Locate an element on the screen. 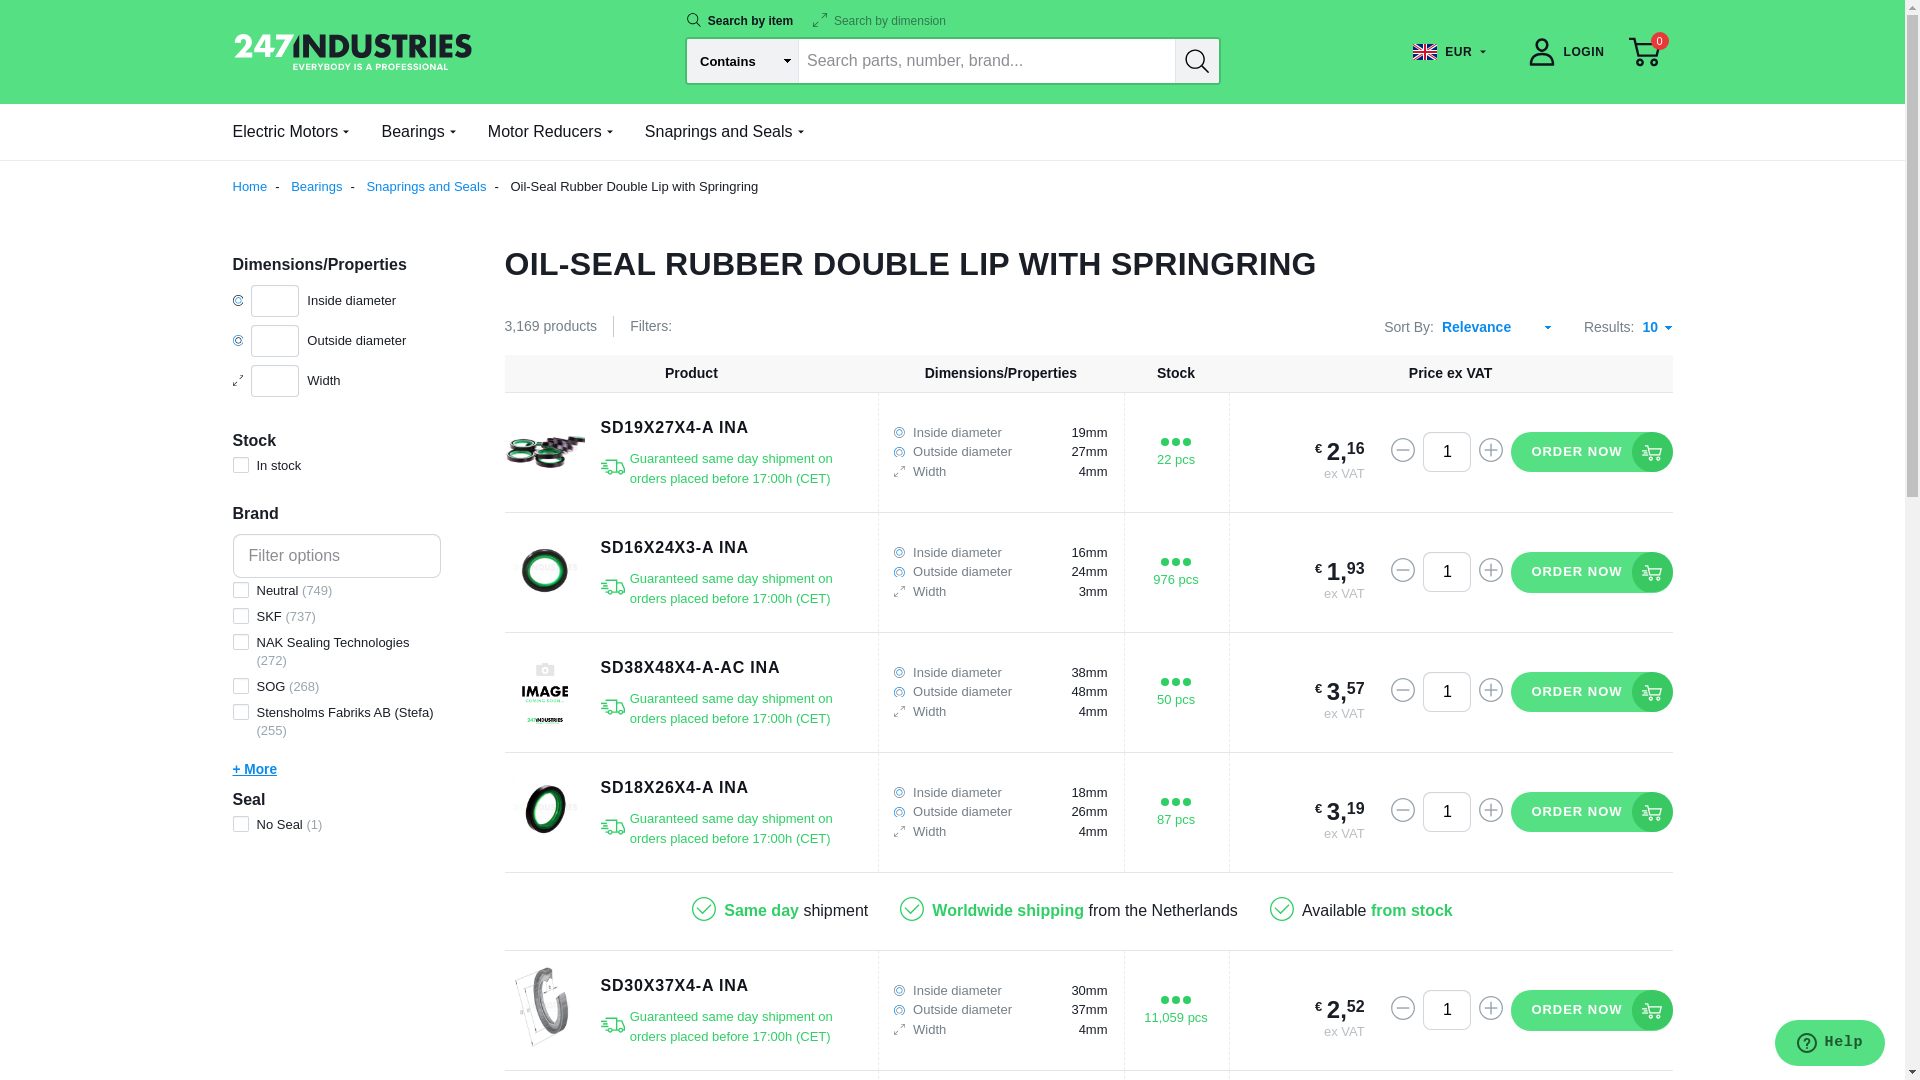  'SD18X26X4-A INA' is located at coordinates (673, 786).